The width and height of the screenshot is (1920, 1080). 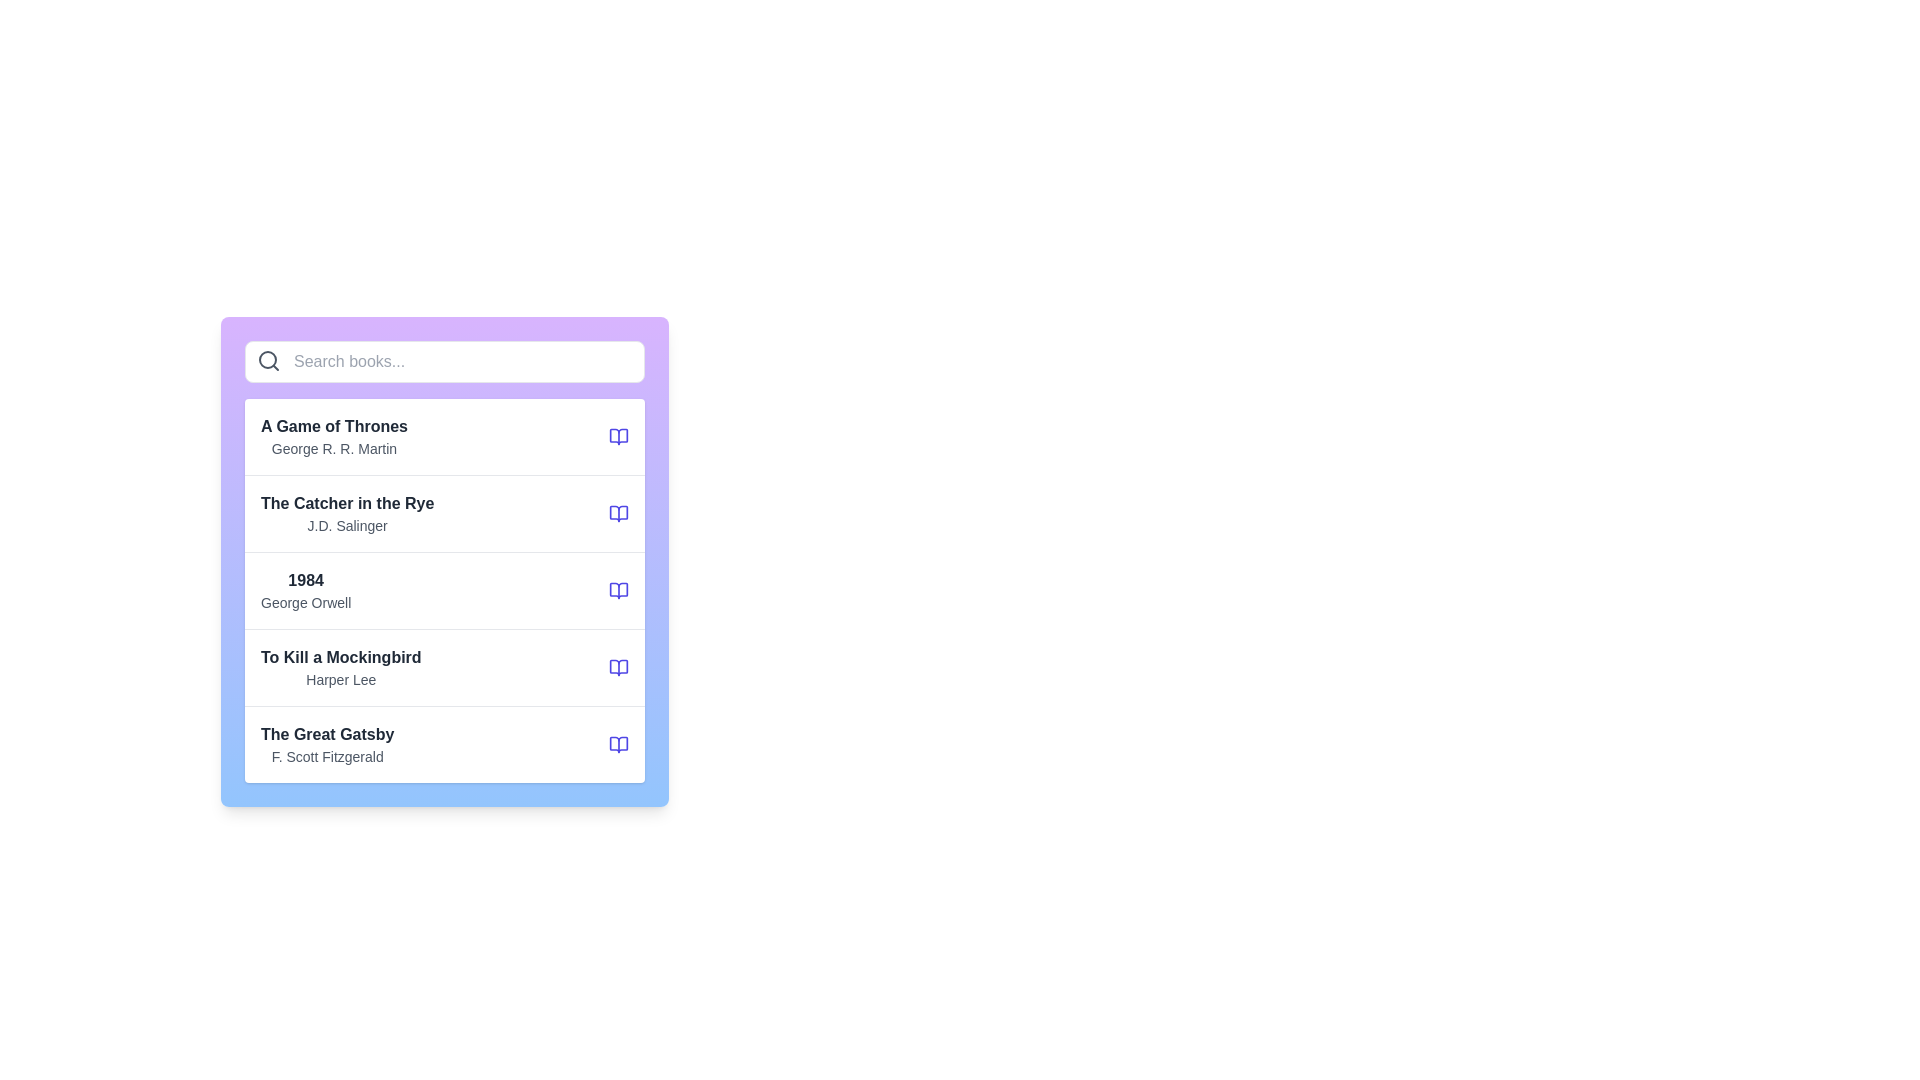 What do you see at coordinates (334, 426) in the screenshot?
I see `the text label that identifies the book titled 'A Game of Thrones', which is located in the first item of a vertically listed group of books, positioned above 'George R. R. Martin' and to the left of a book icon` at bounding box center [334, 426].